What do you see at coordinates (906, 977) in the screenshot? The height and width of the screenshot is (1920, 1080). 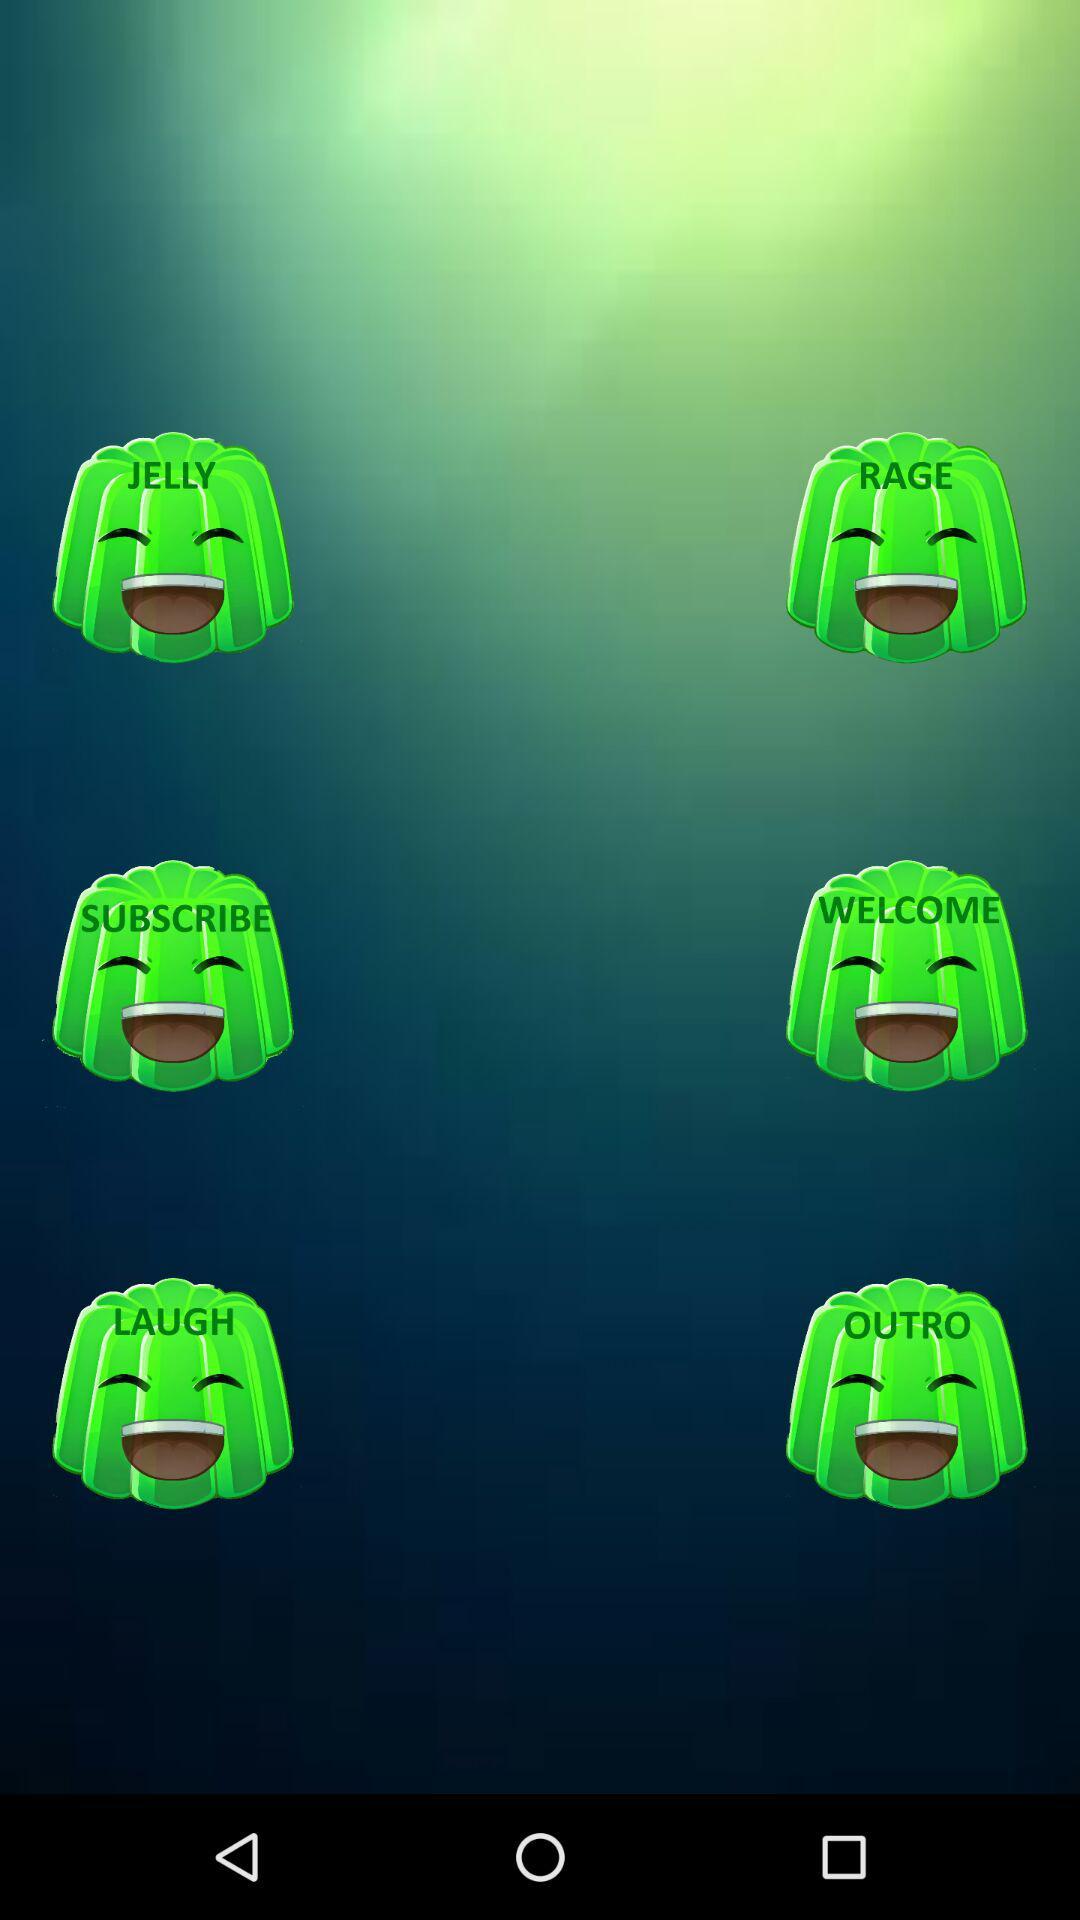 I see `welcome icon` at bounding box center [906, 977].